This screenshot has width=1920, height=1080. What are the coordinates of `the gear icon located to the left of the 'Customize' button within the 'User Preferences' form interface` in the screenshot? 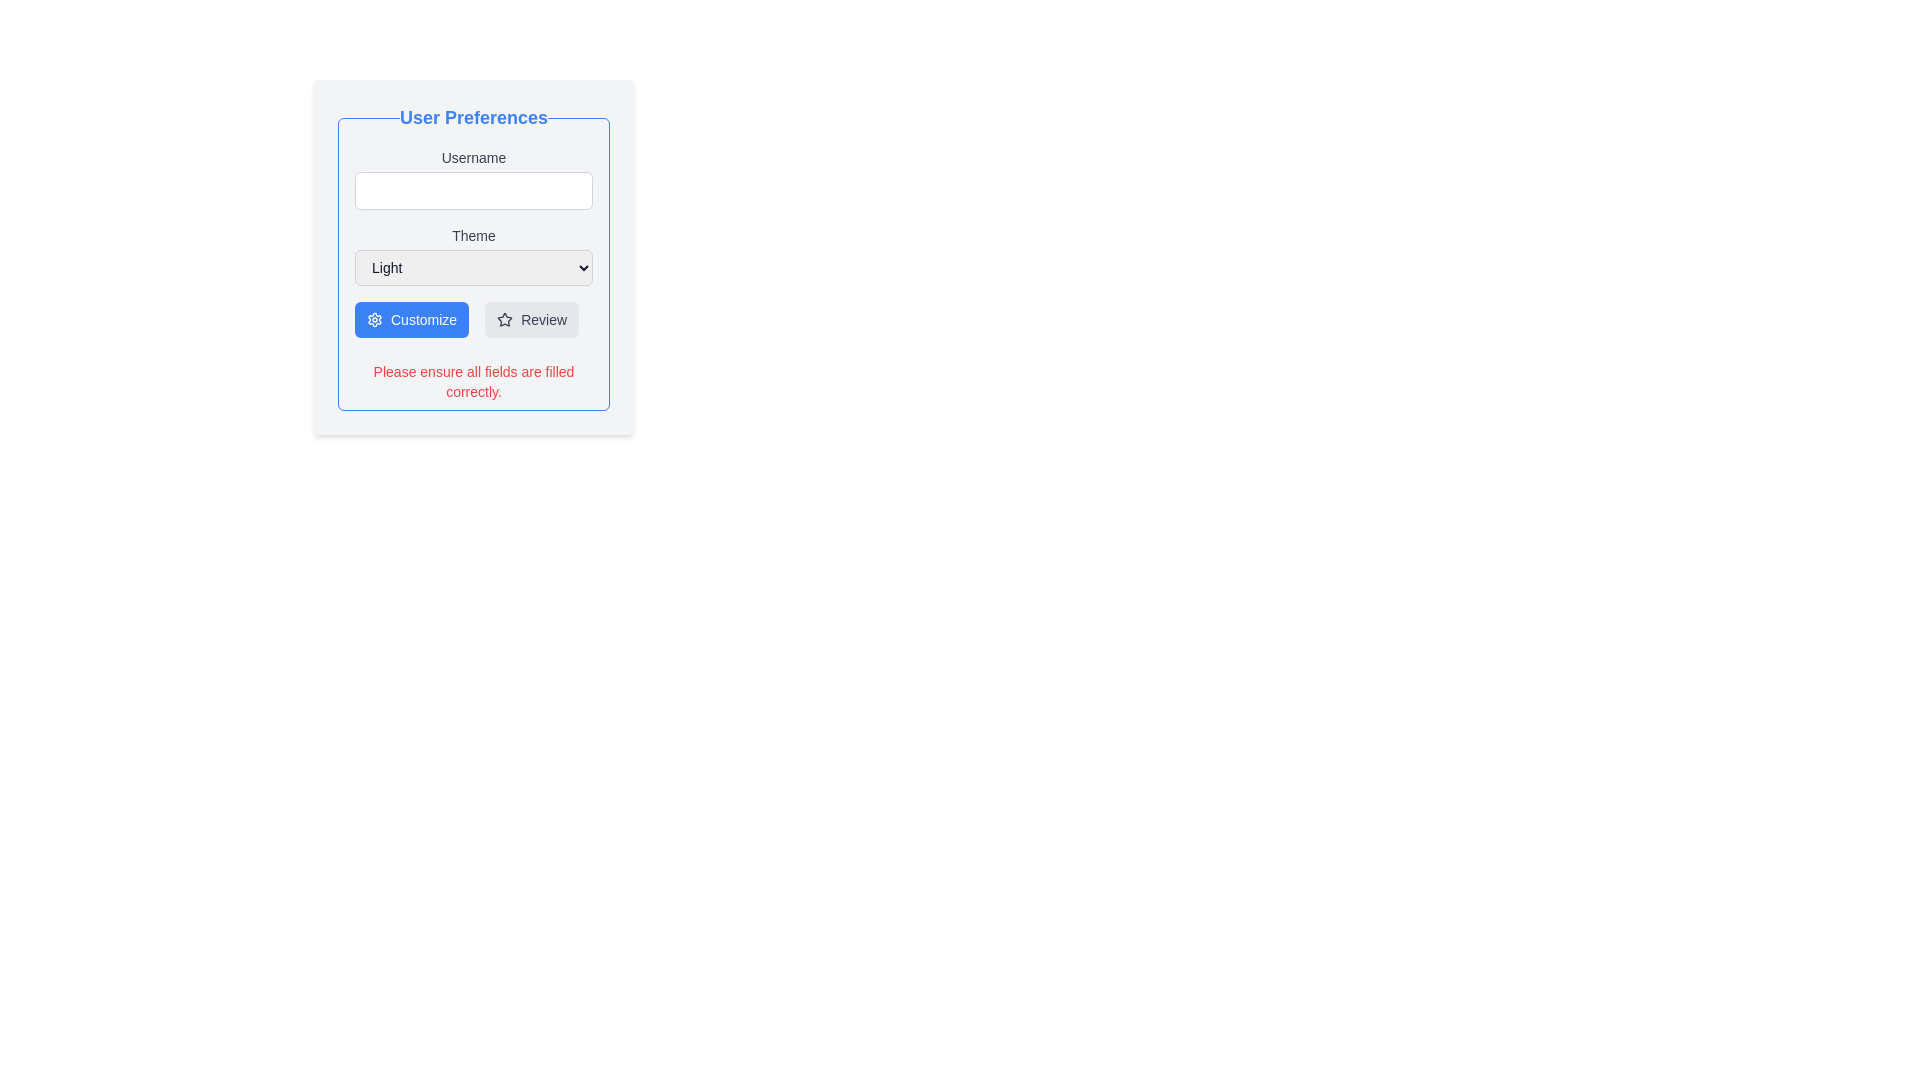 It's located at (374, 319).